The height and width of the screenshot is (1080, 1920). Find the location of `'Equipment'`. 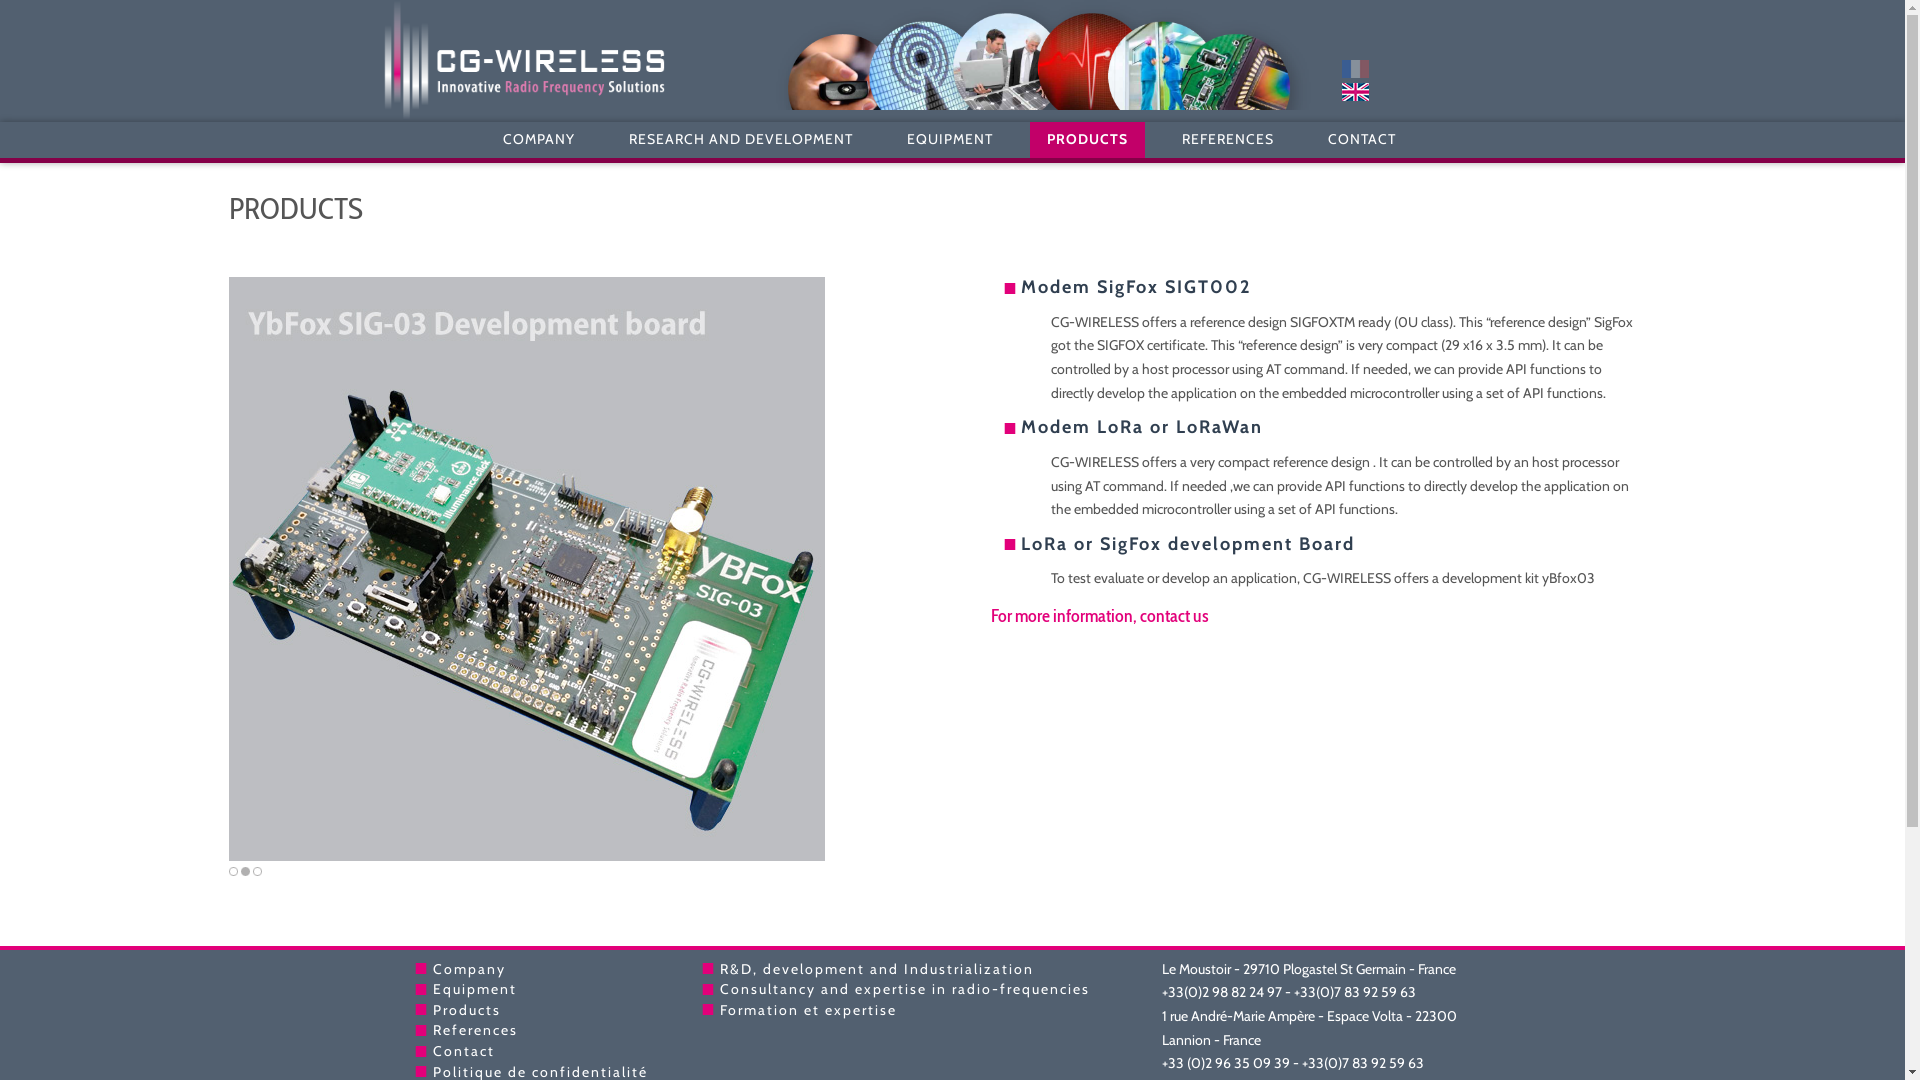

'Equipment' is located at coordinates (473, 987).